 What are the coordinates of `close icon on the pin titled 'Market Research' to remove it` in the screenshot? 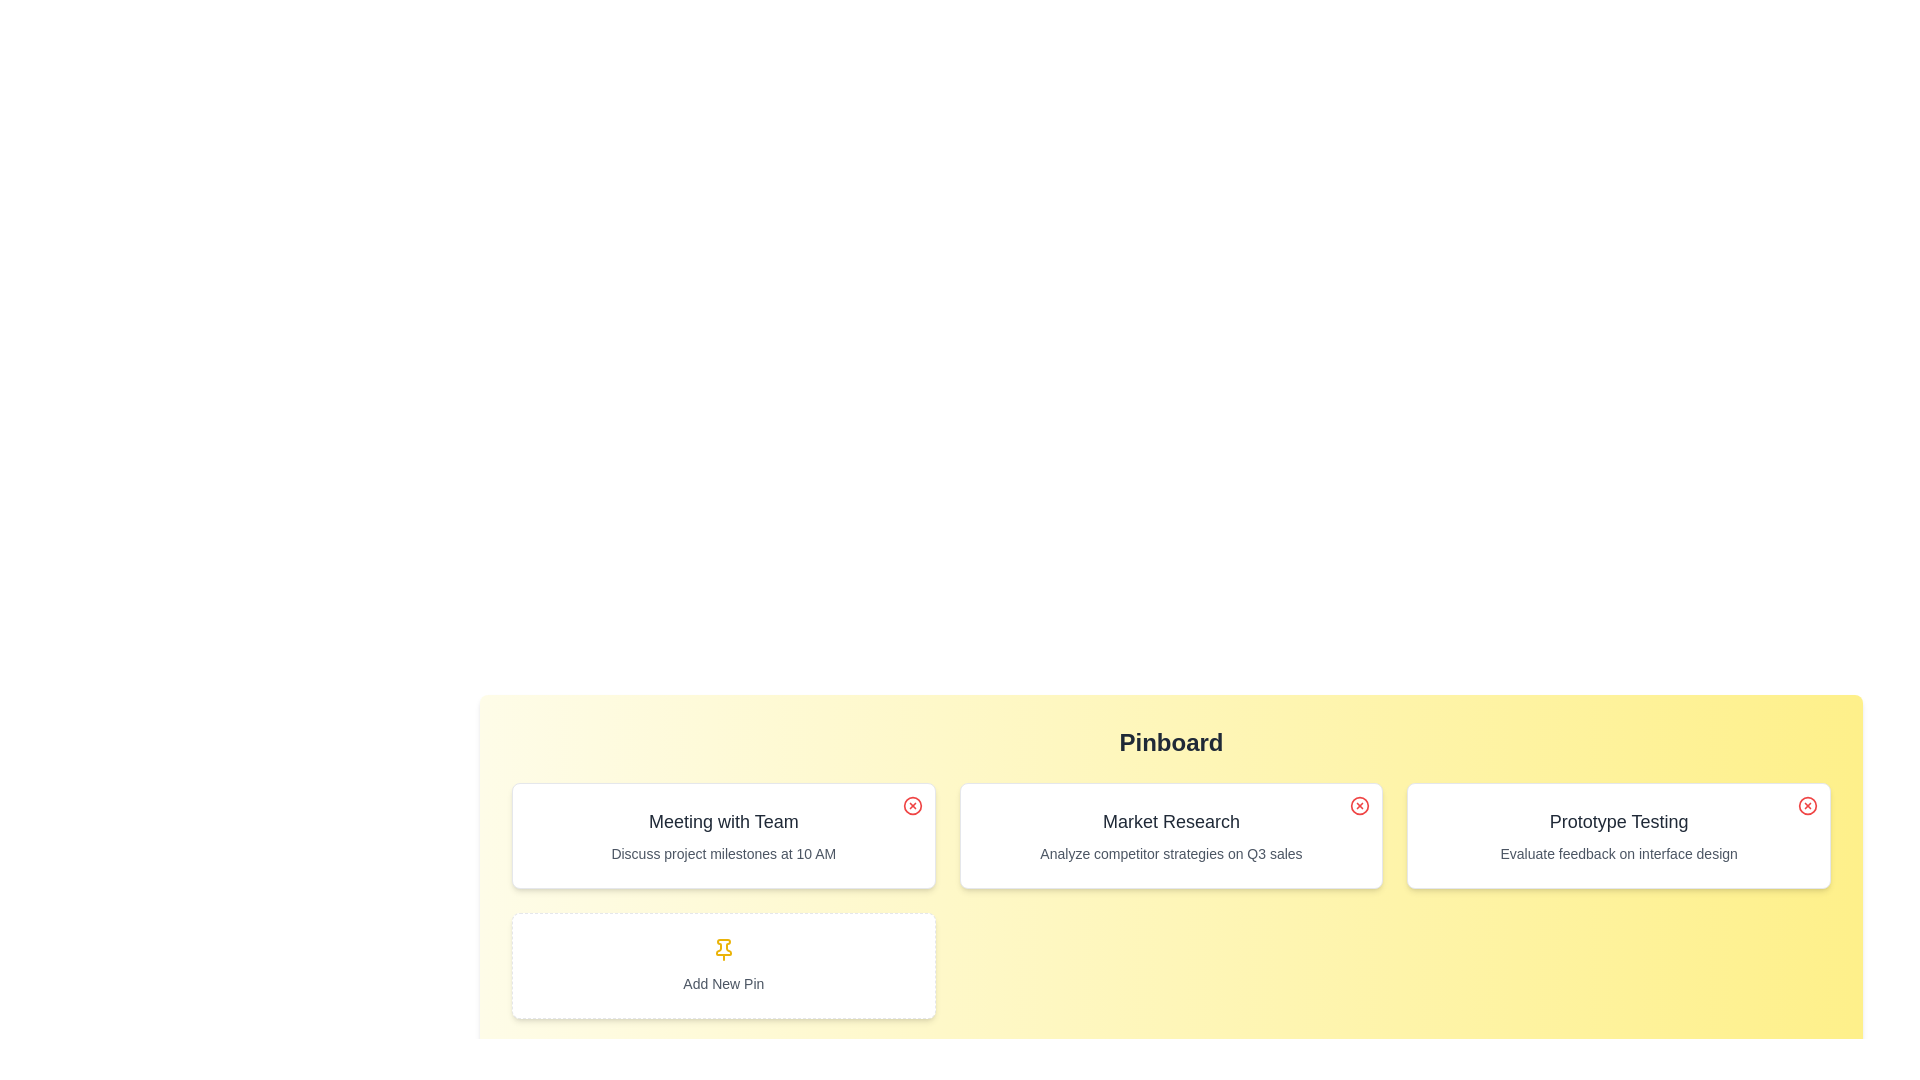 It's located at (1360, 805).